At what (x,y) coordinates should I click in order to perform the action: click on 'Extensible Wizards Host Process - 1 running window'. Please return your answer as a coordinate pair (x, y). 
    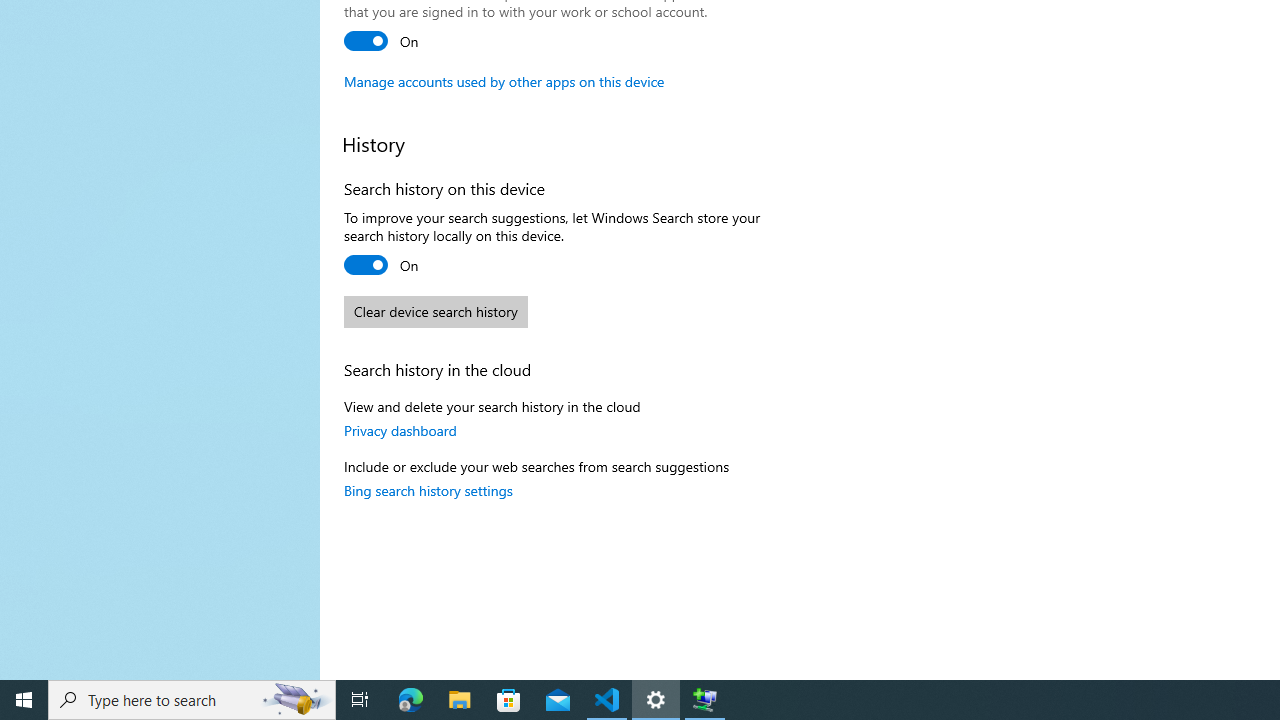
    Looking at the image, I should click on (705, 698).